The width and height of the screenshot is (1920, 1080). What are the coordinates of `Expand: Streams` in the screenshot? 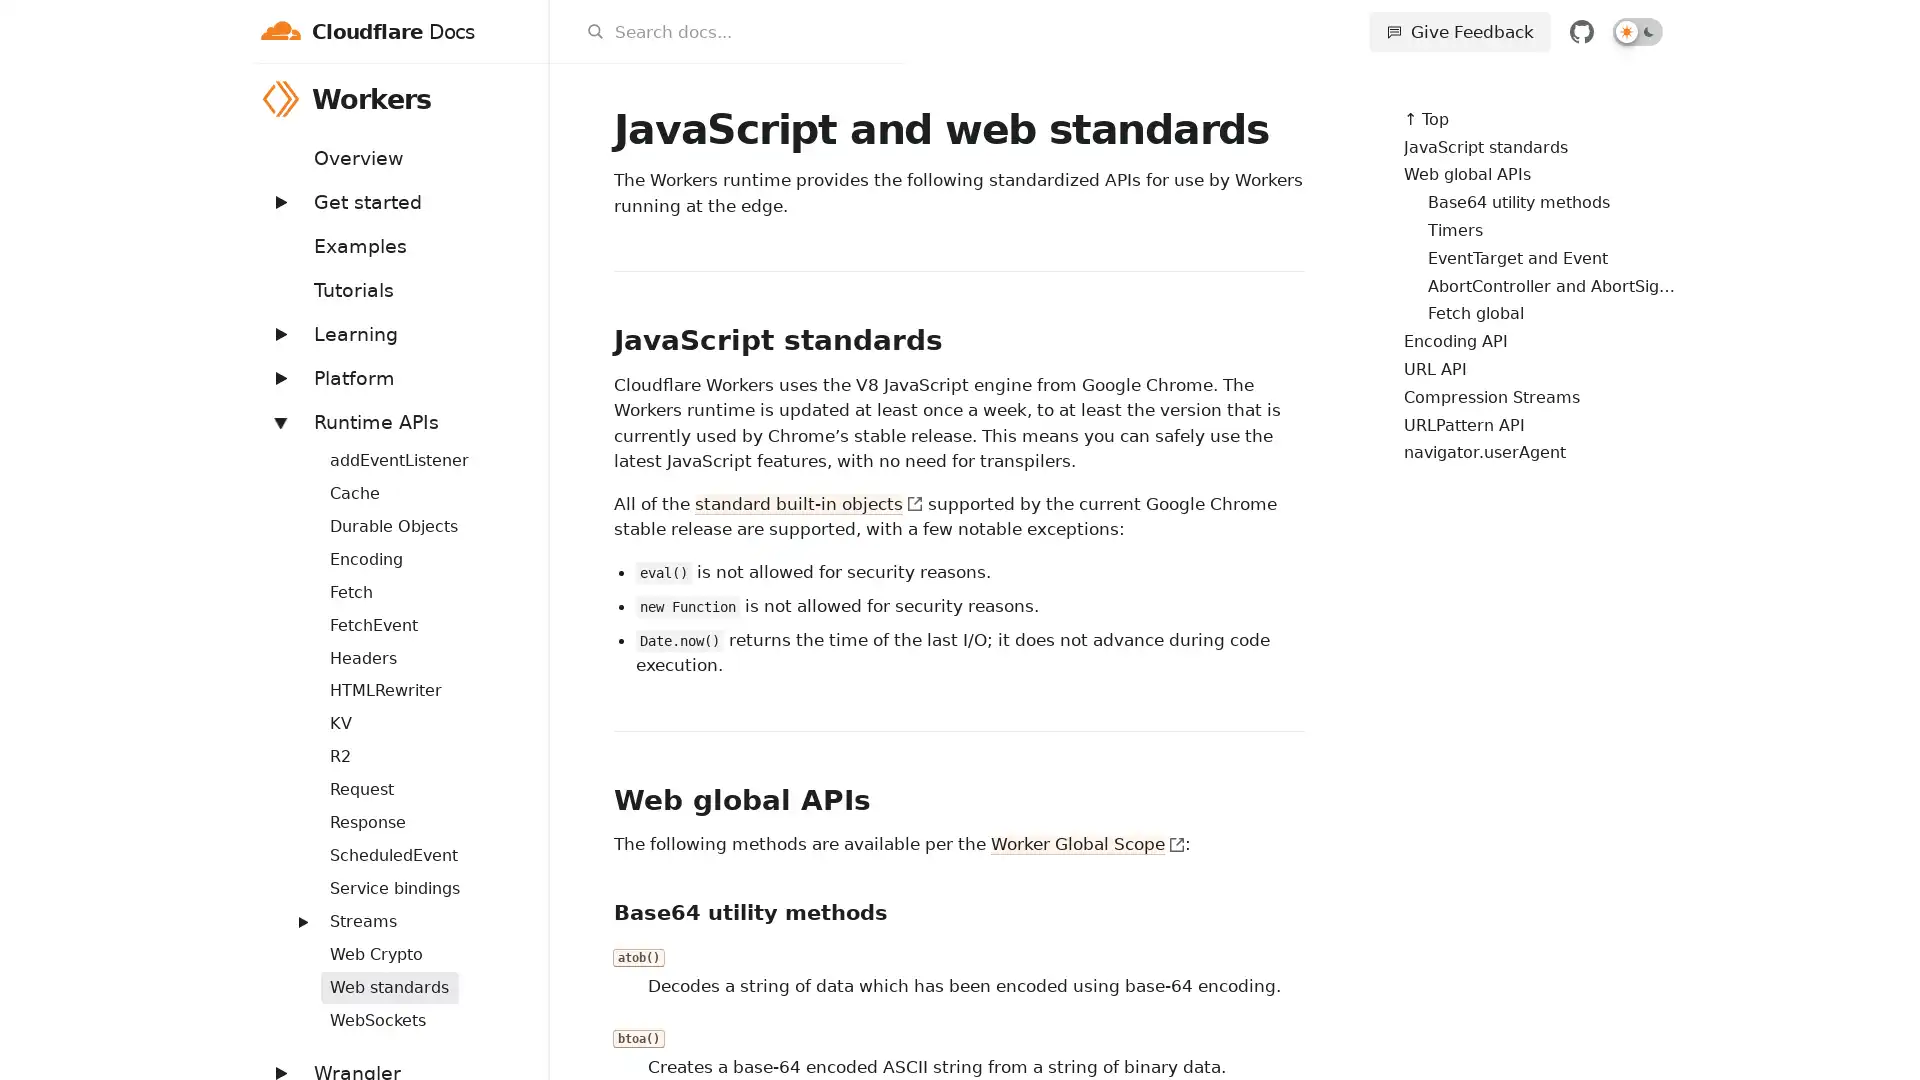 It's located at (301, 921).